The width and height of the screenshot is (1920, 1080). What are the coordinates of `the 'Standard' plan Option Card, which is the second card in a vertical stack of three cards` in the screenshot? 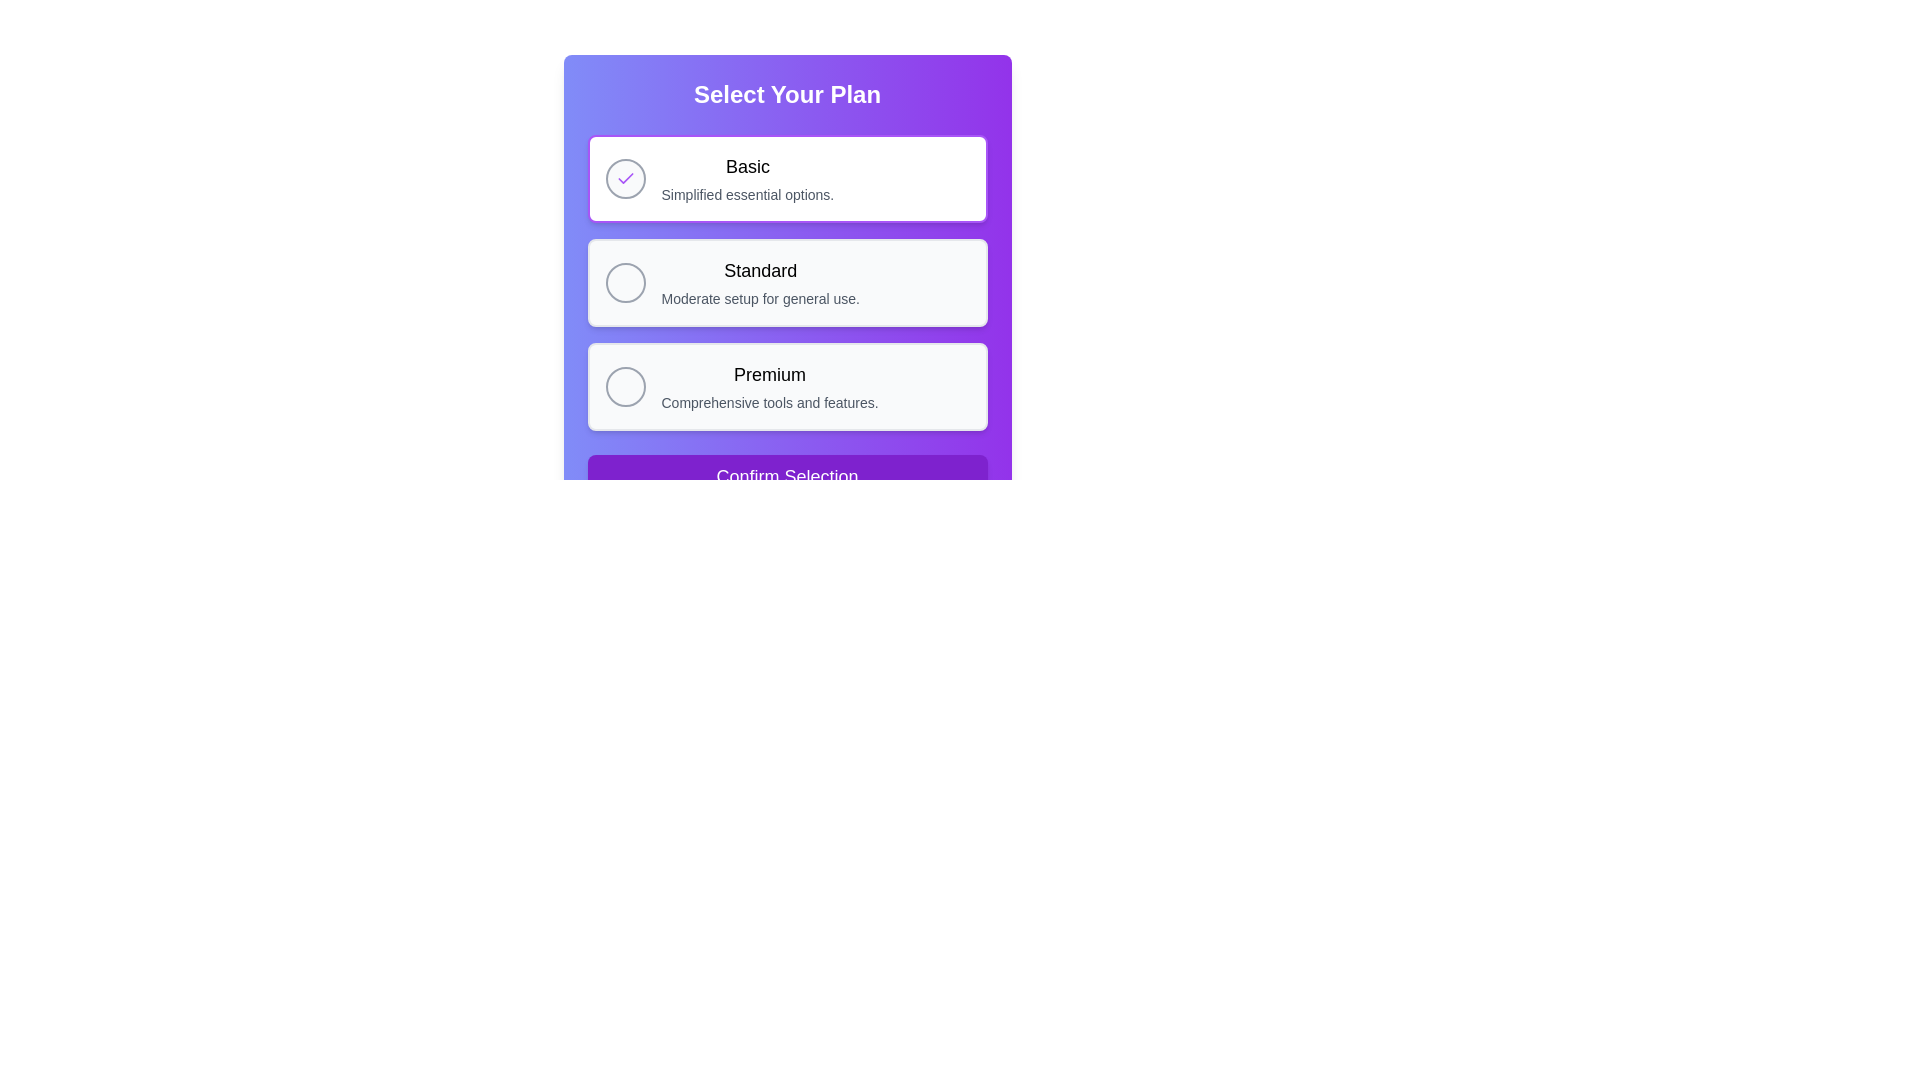 It's located at (786, 282).